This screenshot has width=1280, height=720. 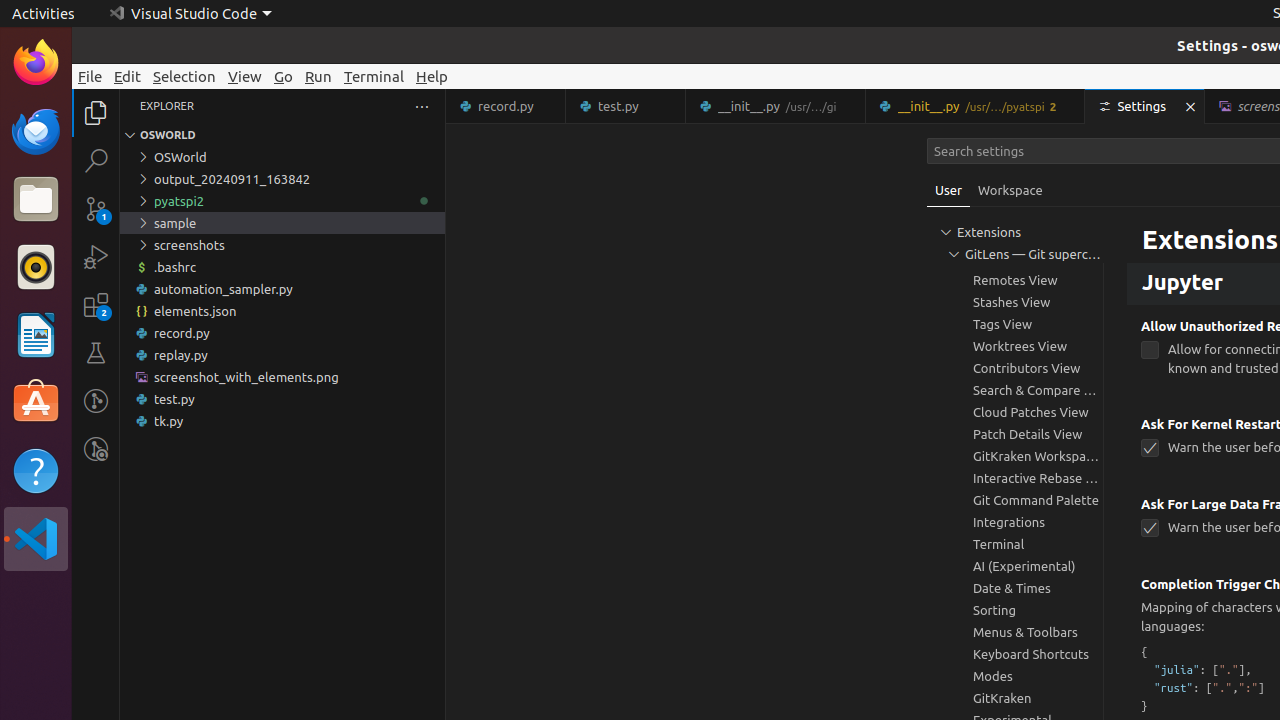 I want to click on 'Stashes View, group', so click(x=1015, y=301).